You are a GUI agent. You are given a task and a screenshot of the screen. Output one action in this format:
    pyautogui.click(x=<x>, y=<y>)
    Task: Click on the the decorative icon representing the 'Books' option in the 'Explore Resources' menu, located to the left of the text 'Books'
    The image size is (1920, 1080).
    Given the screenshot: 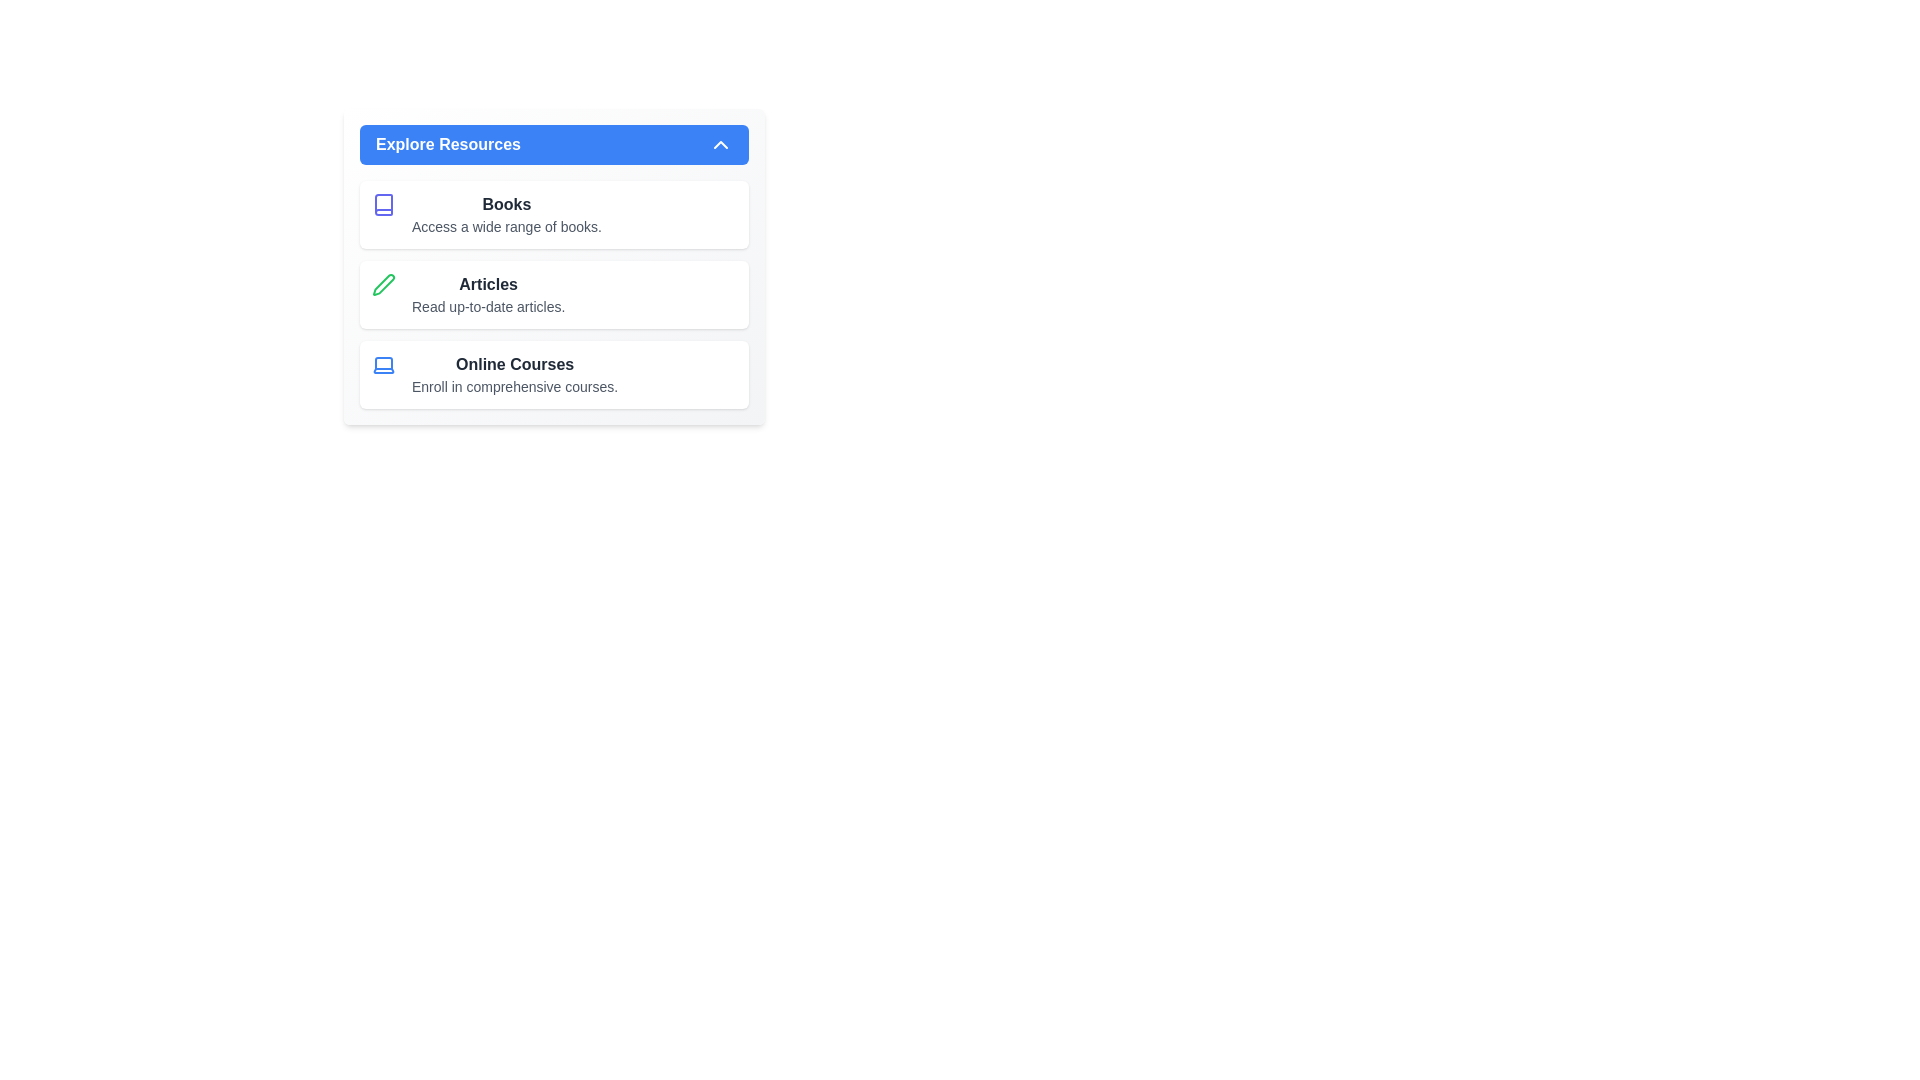 What is the action you would take?
    pyautogui.click(x=384, y=204)
    